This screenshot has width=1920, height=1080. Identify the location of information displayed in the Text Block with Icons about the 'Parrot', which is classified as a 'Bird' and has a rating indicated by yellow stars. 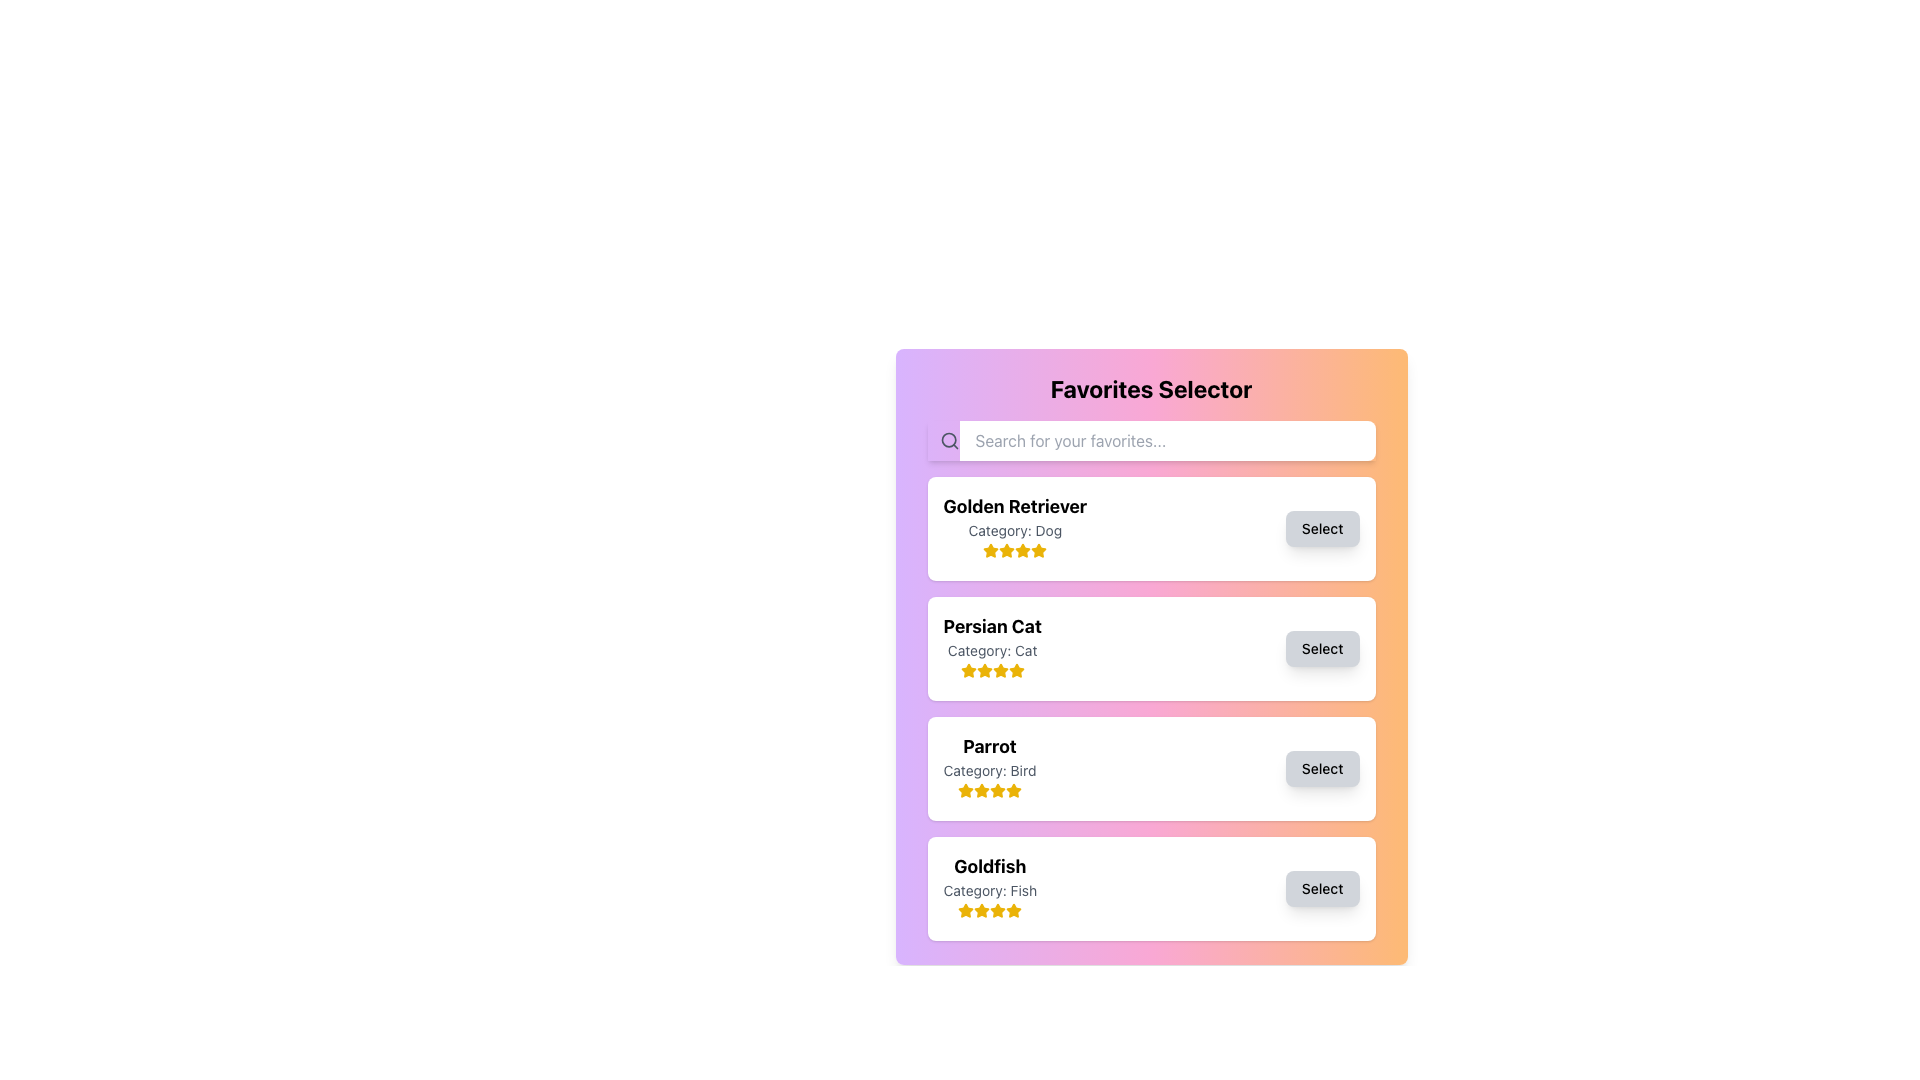
(989, 767).